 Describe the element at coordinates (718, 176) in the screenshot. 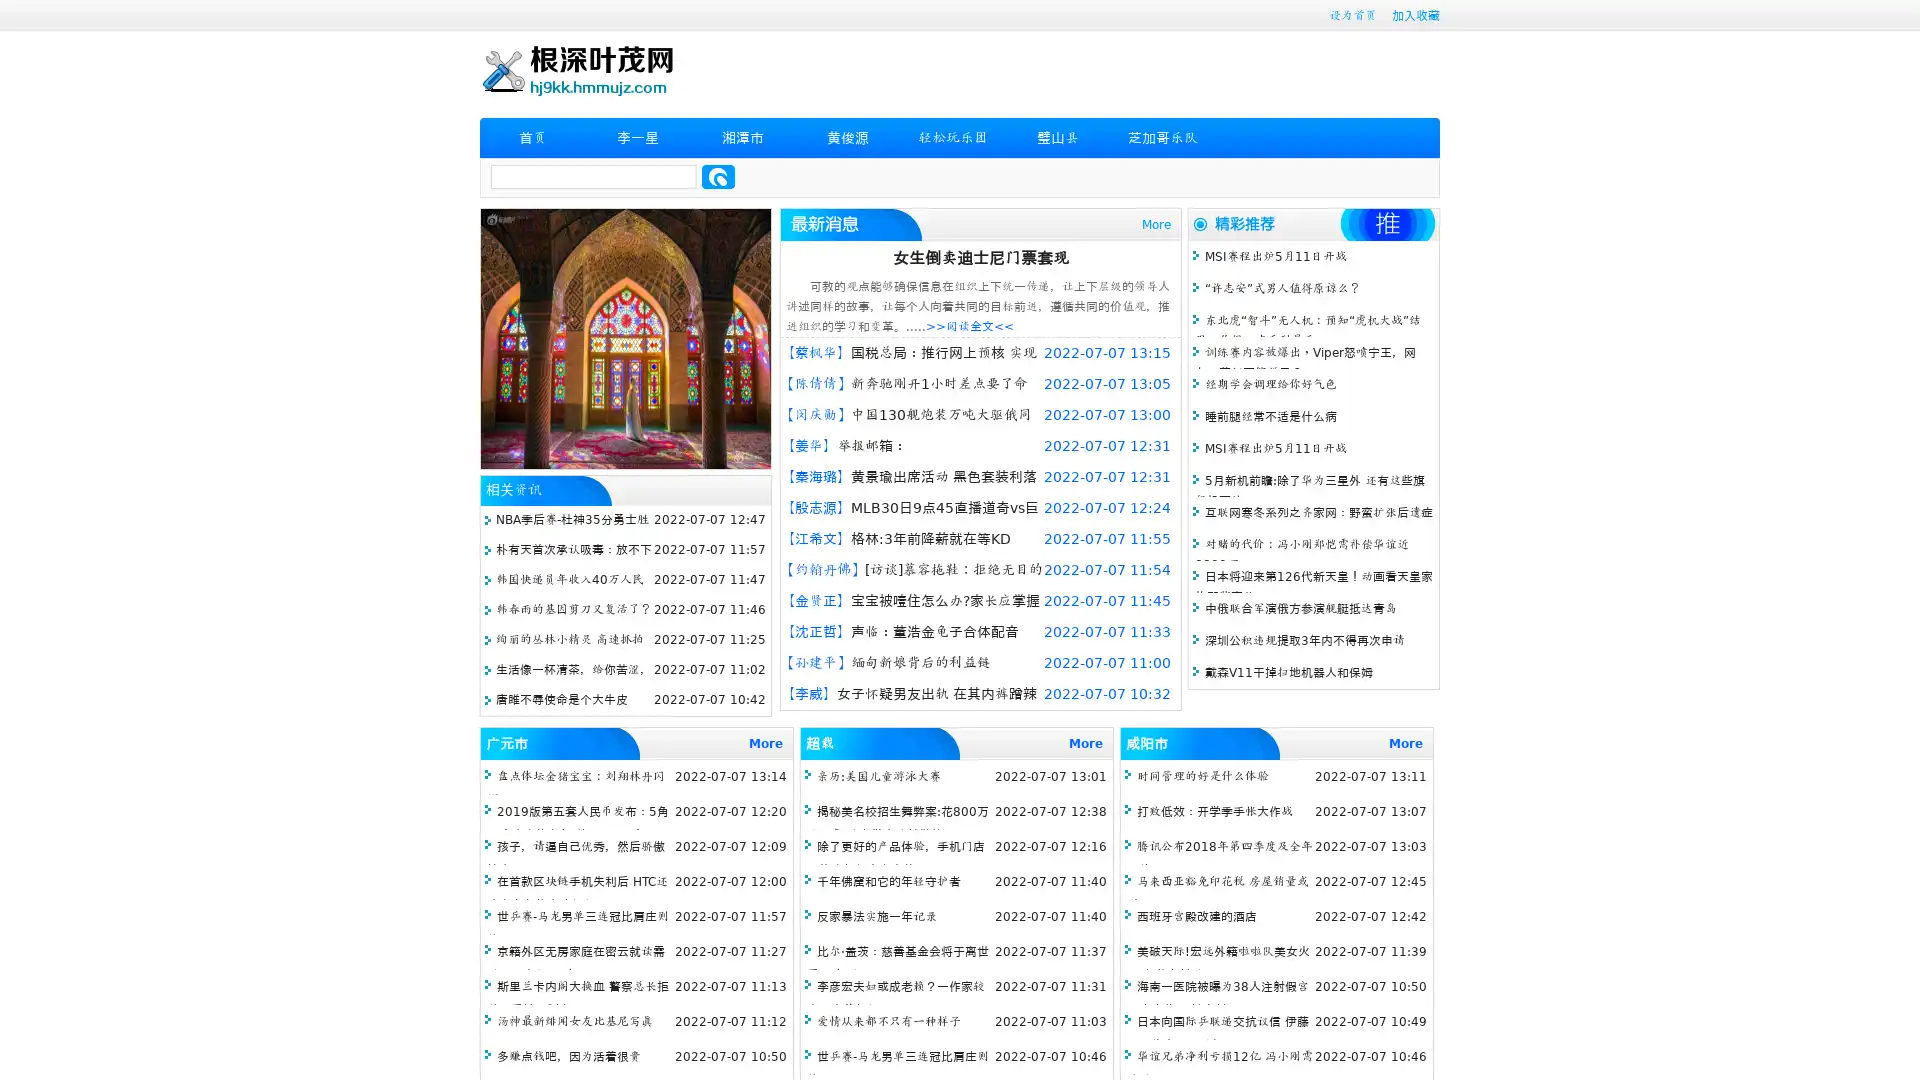

I see `Search` at that location.